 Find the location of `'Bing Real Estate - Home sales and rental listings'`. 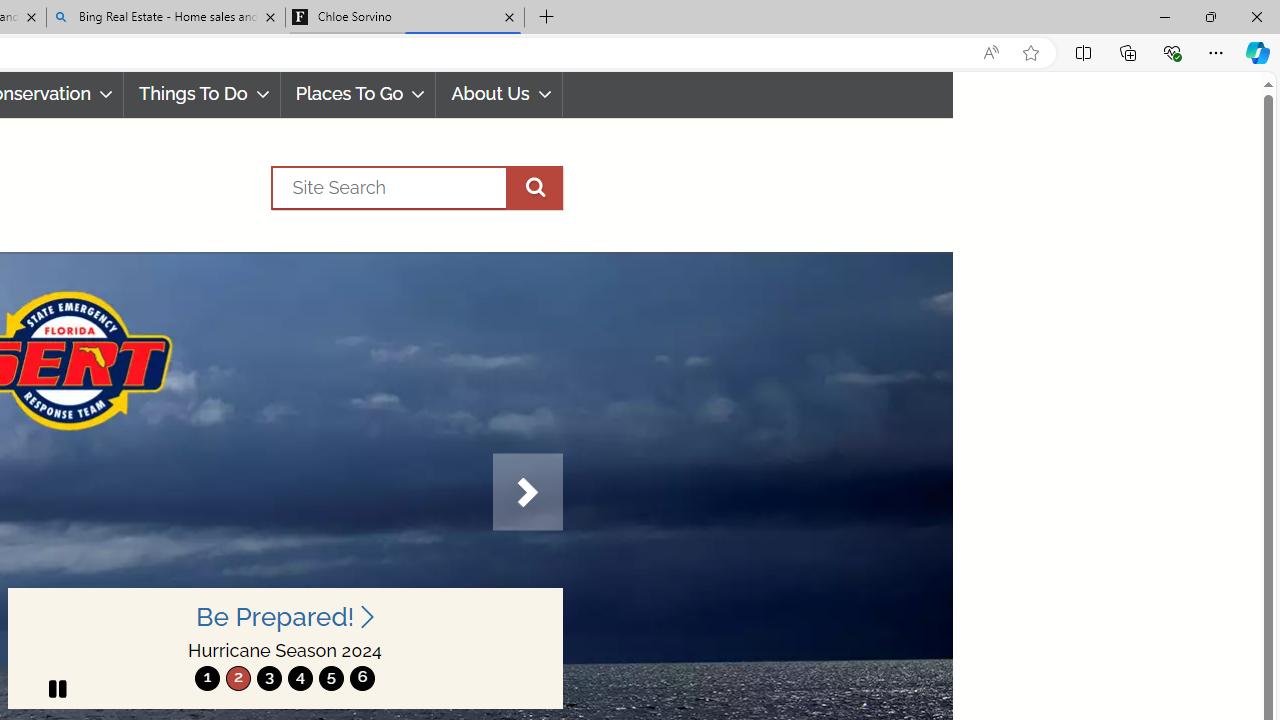

'Bing Real Estate - Home sales and rental listings' is located at coordinates (166, 17).